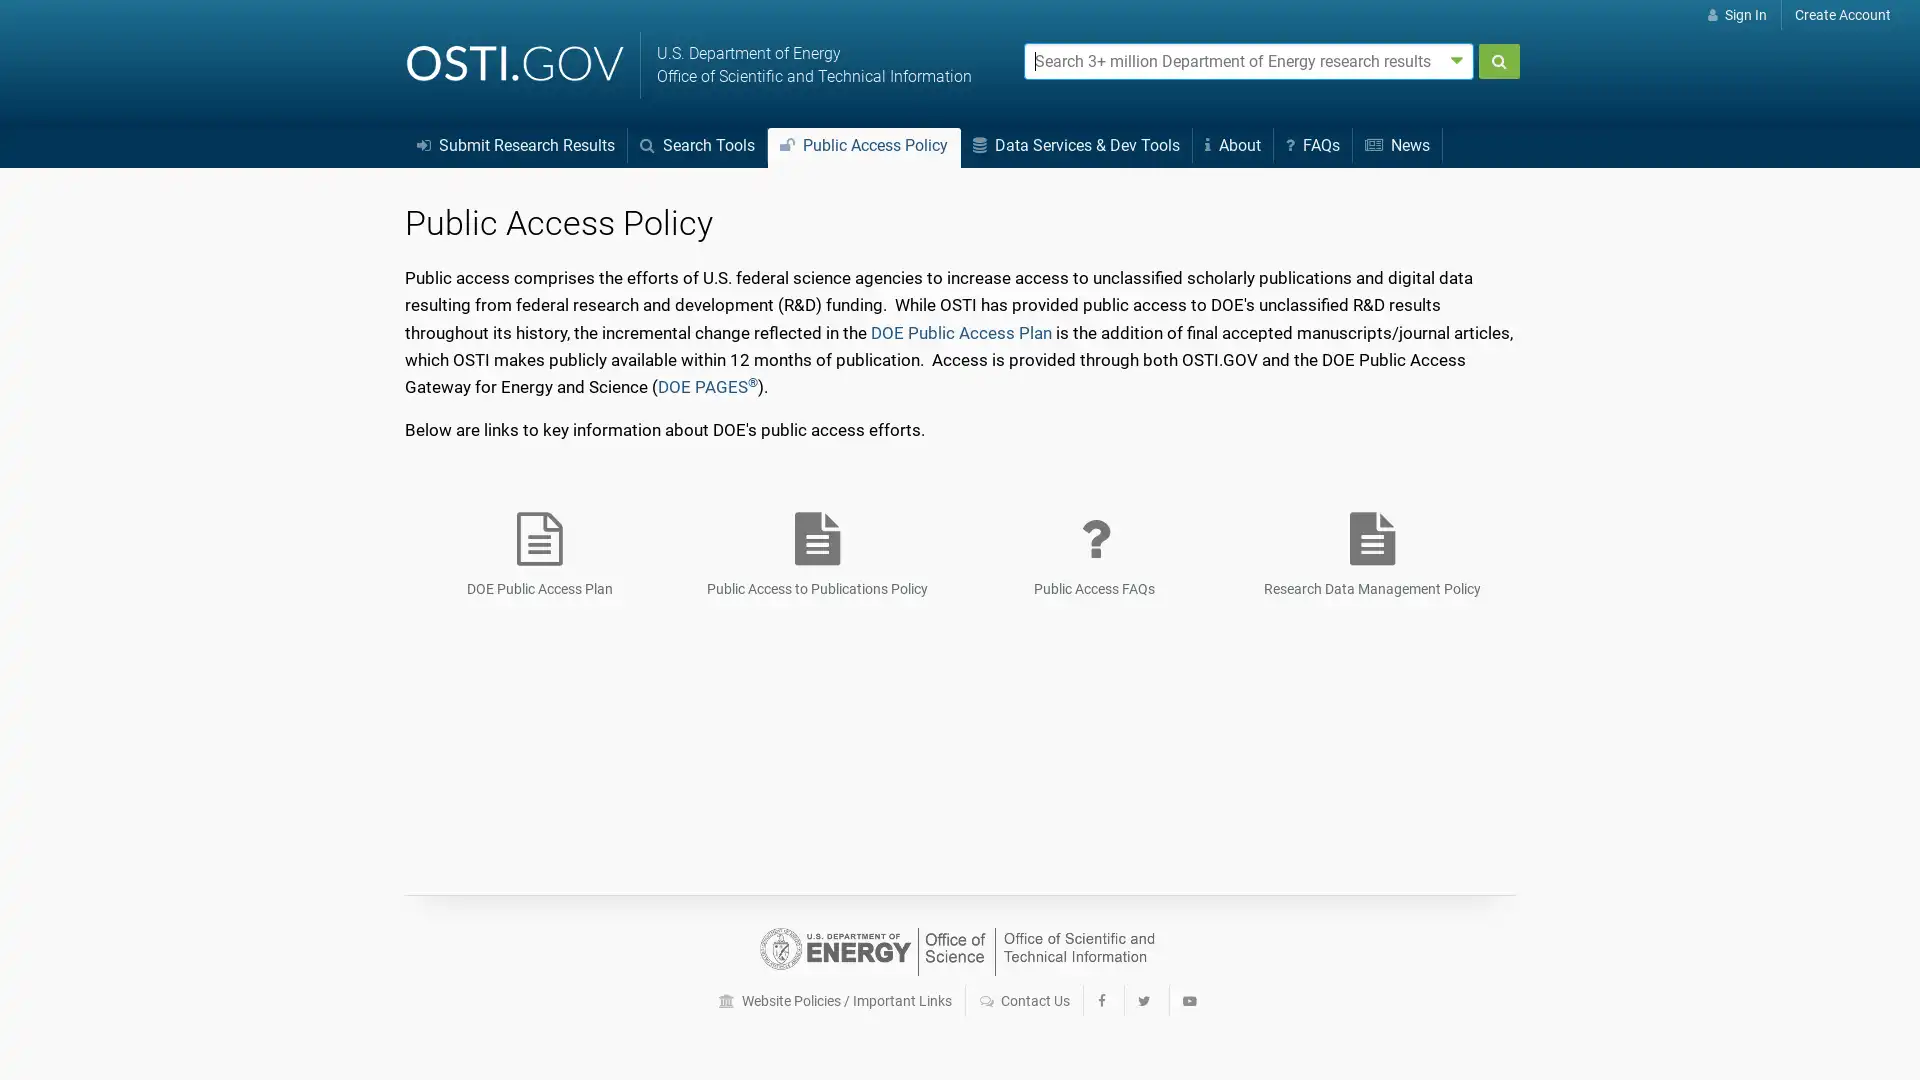  I want to click on Advanced search options, so click(1457, 59).